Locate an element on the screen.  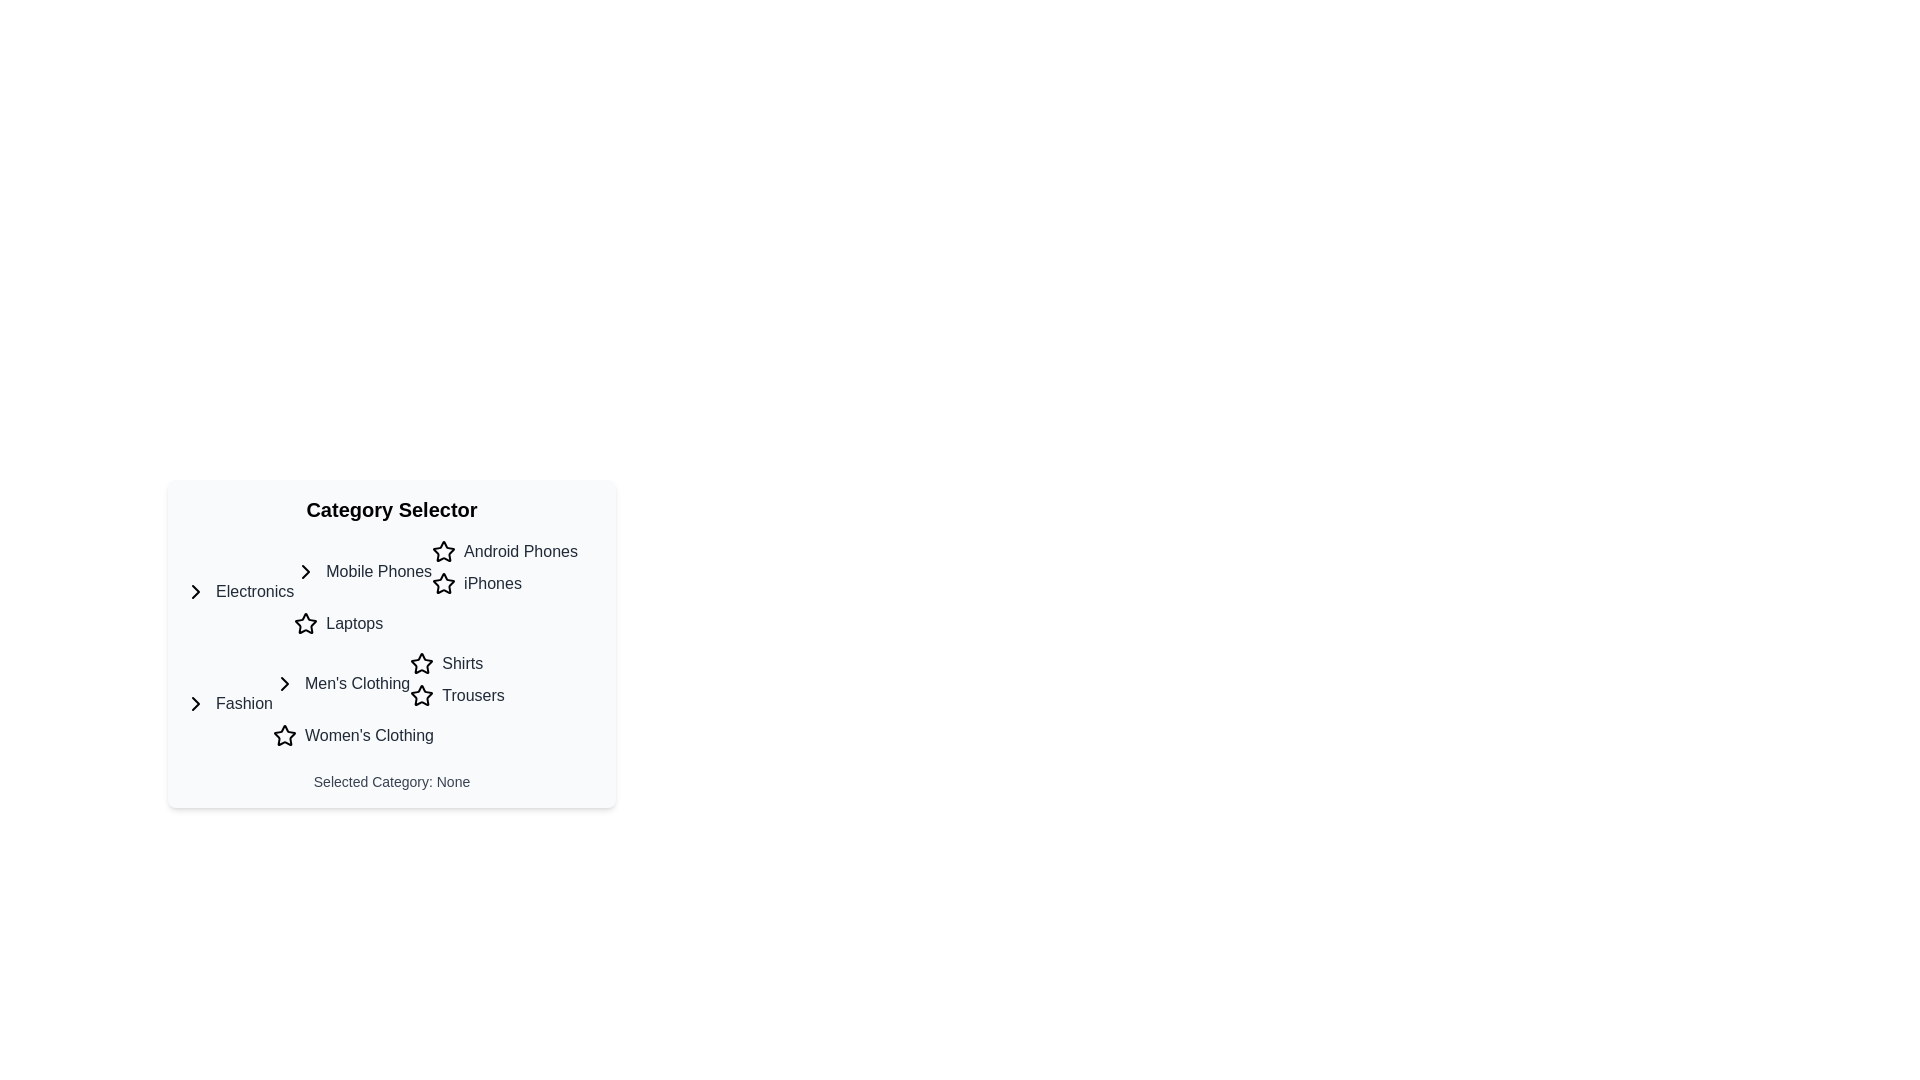
the icon located in the middle of the application's layout, aligned left to the text 'Men's Clothing' is located at coordinates (283, 682).